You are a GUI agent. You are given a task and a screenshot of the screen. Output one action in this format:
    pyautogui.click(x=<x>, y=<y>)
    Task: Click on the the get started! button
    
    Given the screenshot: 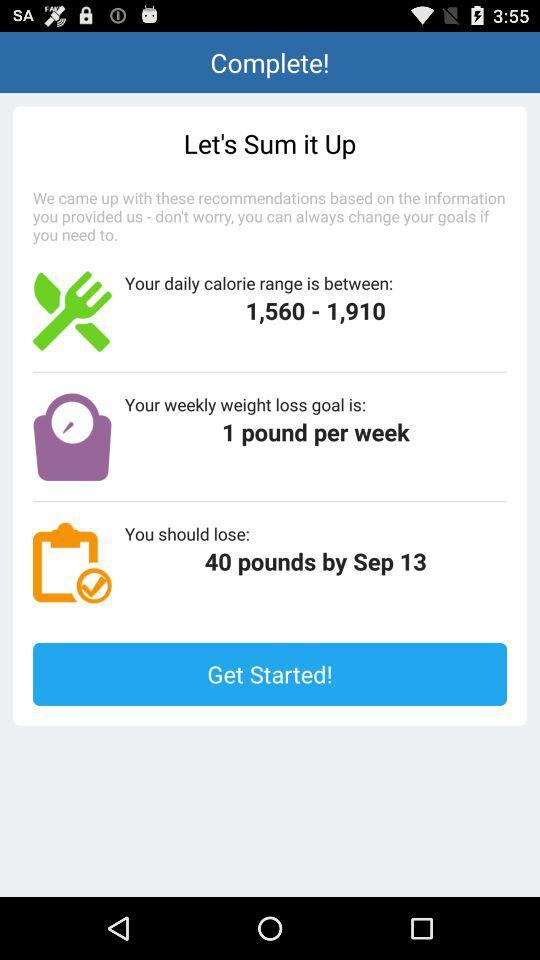 What is the action you would take?
    pyautogui.click(x=270, y=674)
    